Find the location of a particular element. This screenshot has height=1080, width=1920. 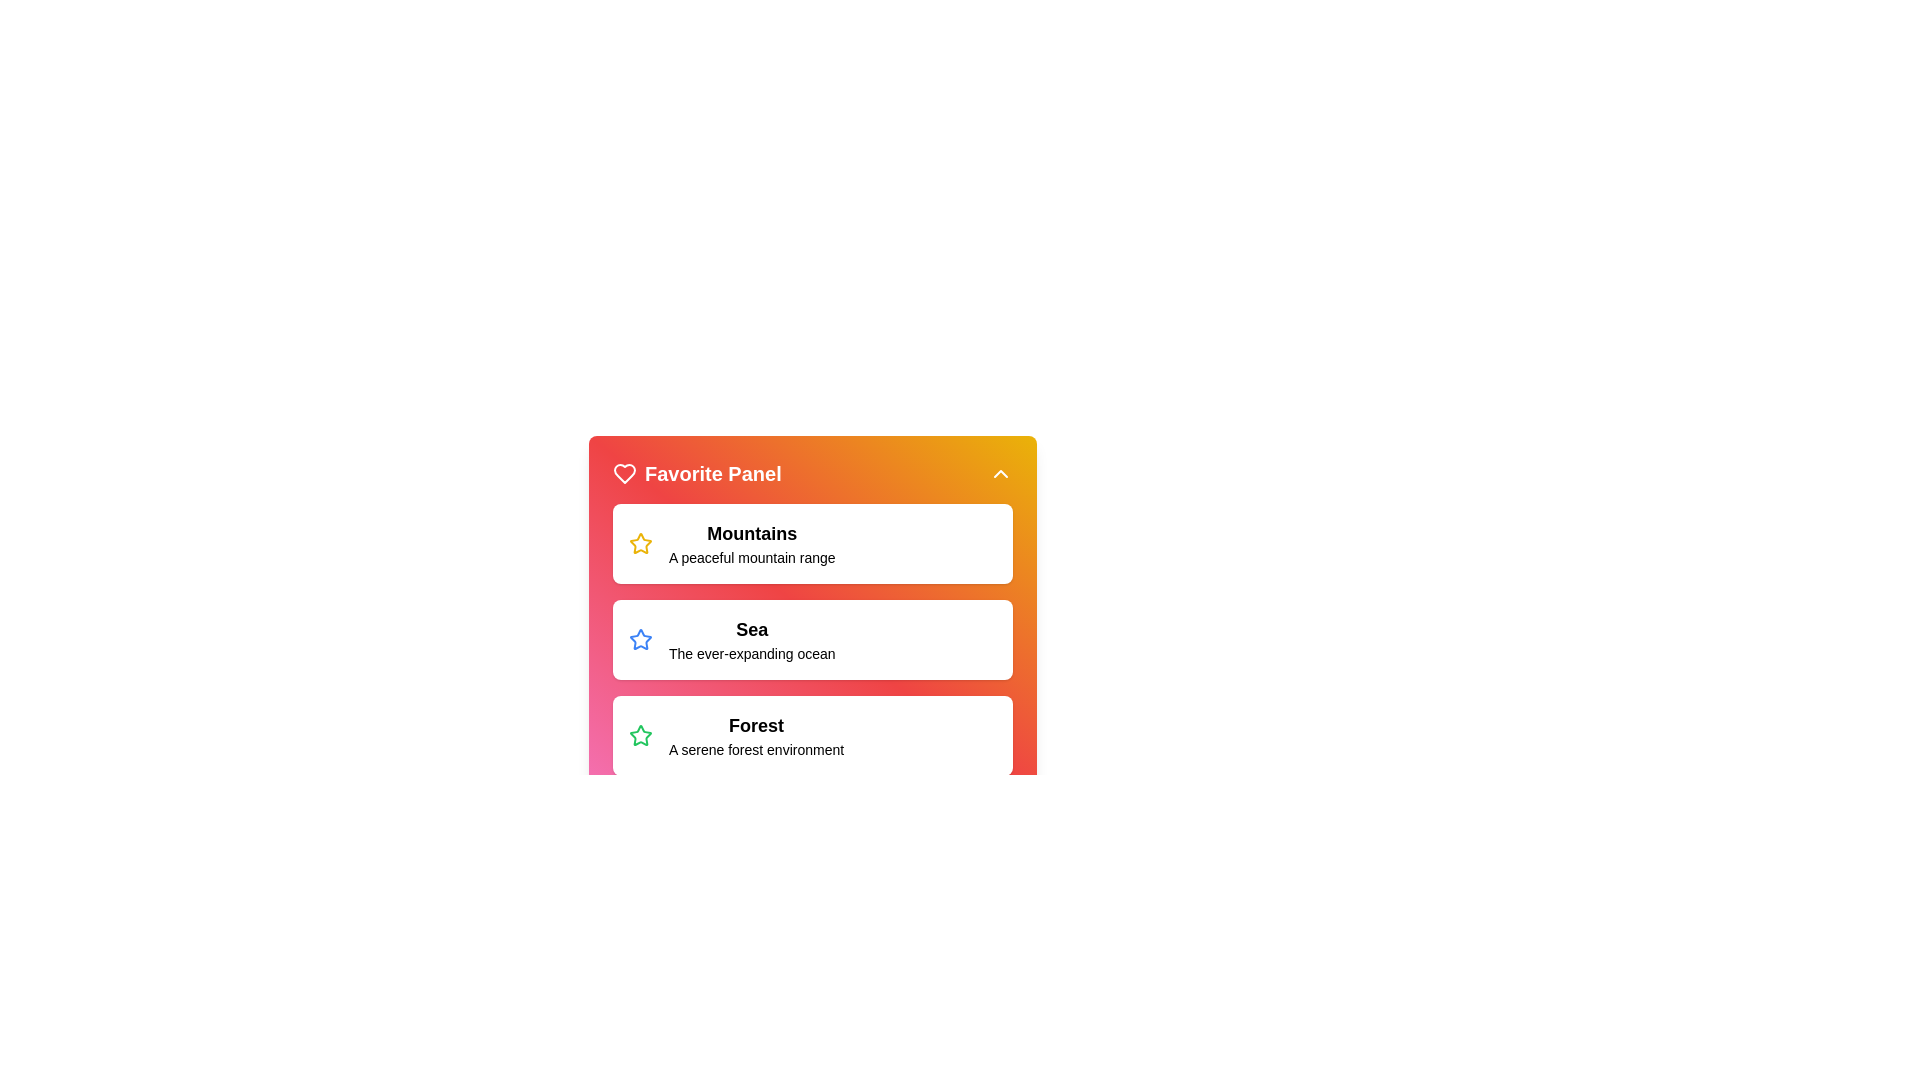

the green star icon with a white interior located near the label 'Forest' in the 'Favorite Panel' is located at coordinates (641, 735).